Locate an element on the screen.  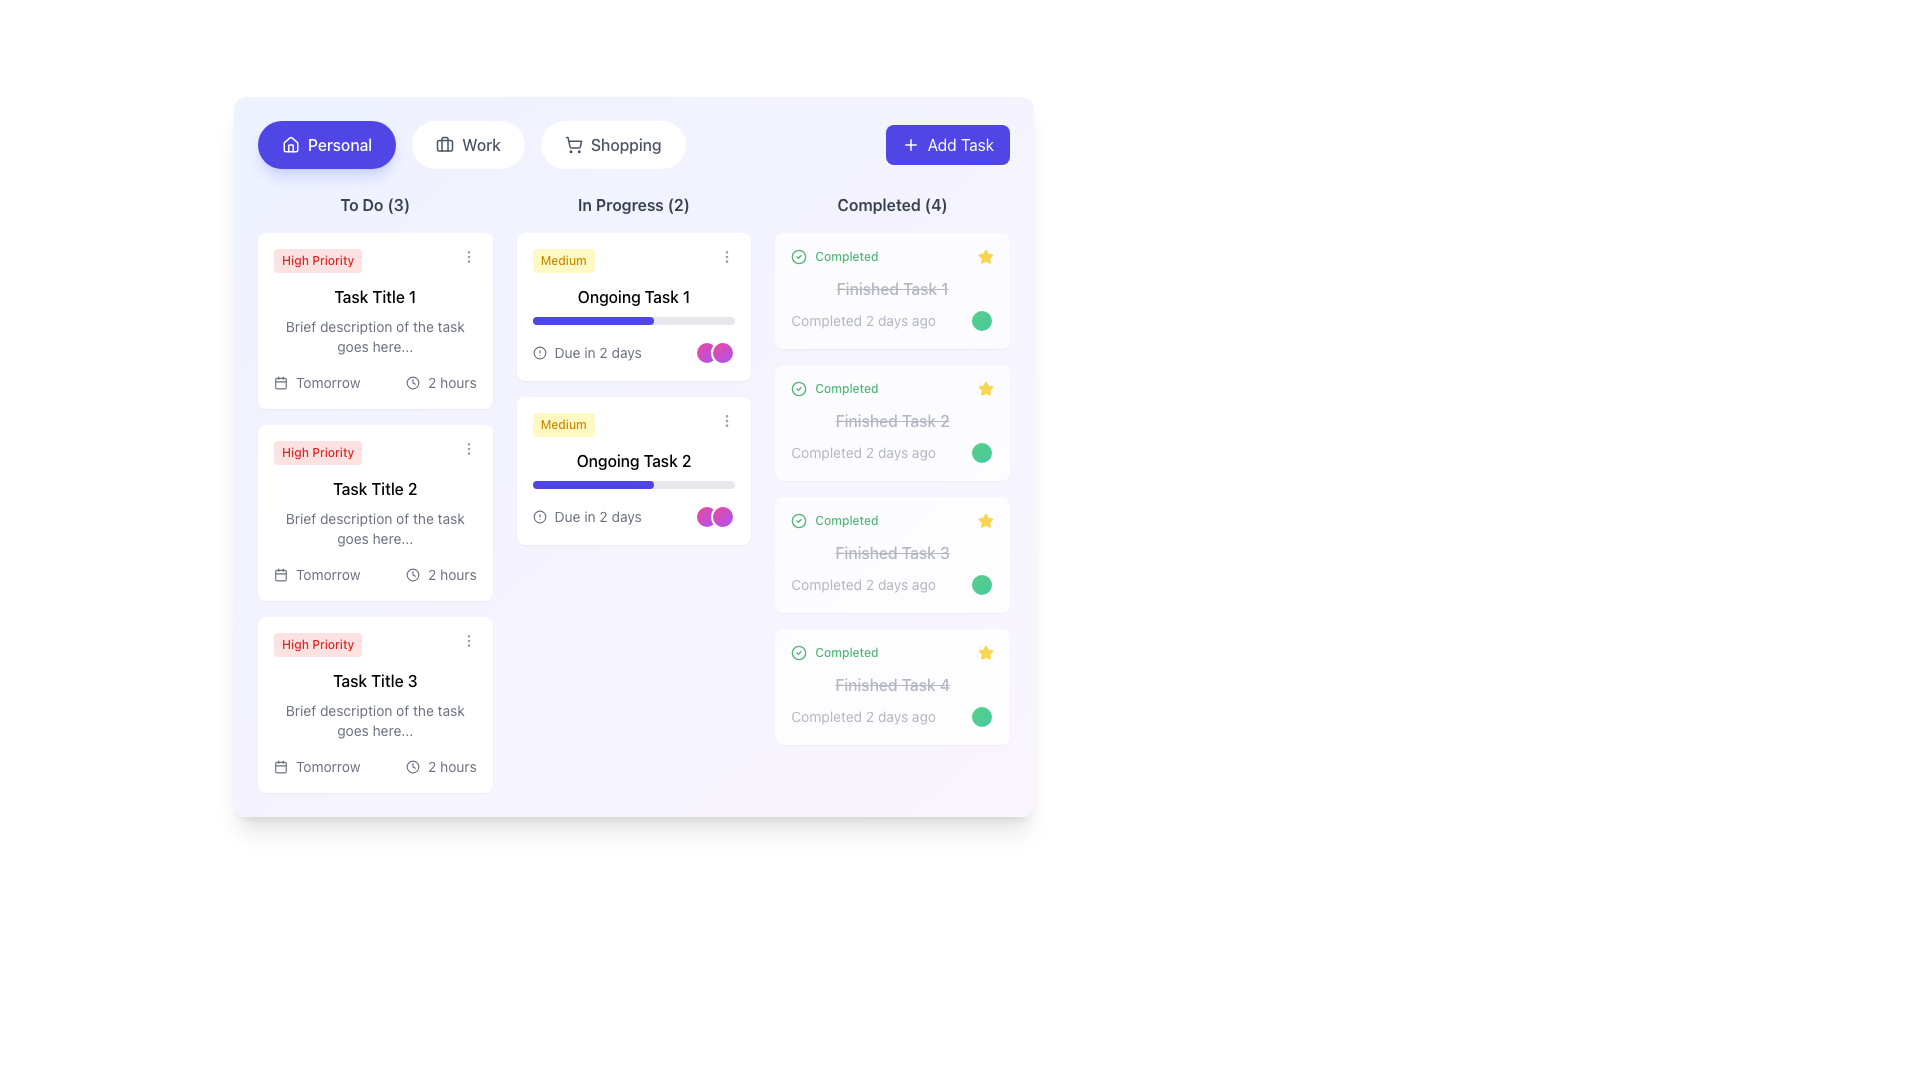
the timestamp text label located at the bottom of the fourth task card in the 'Completed' section, which is next to a green circular indicator is located at coordinates (891, 716).